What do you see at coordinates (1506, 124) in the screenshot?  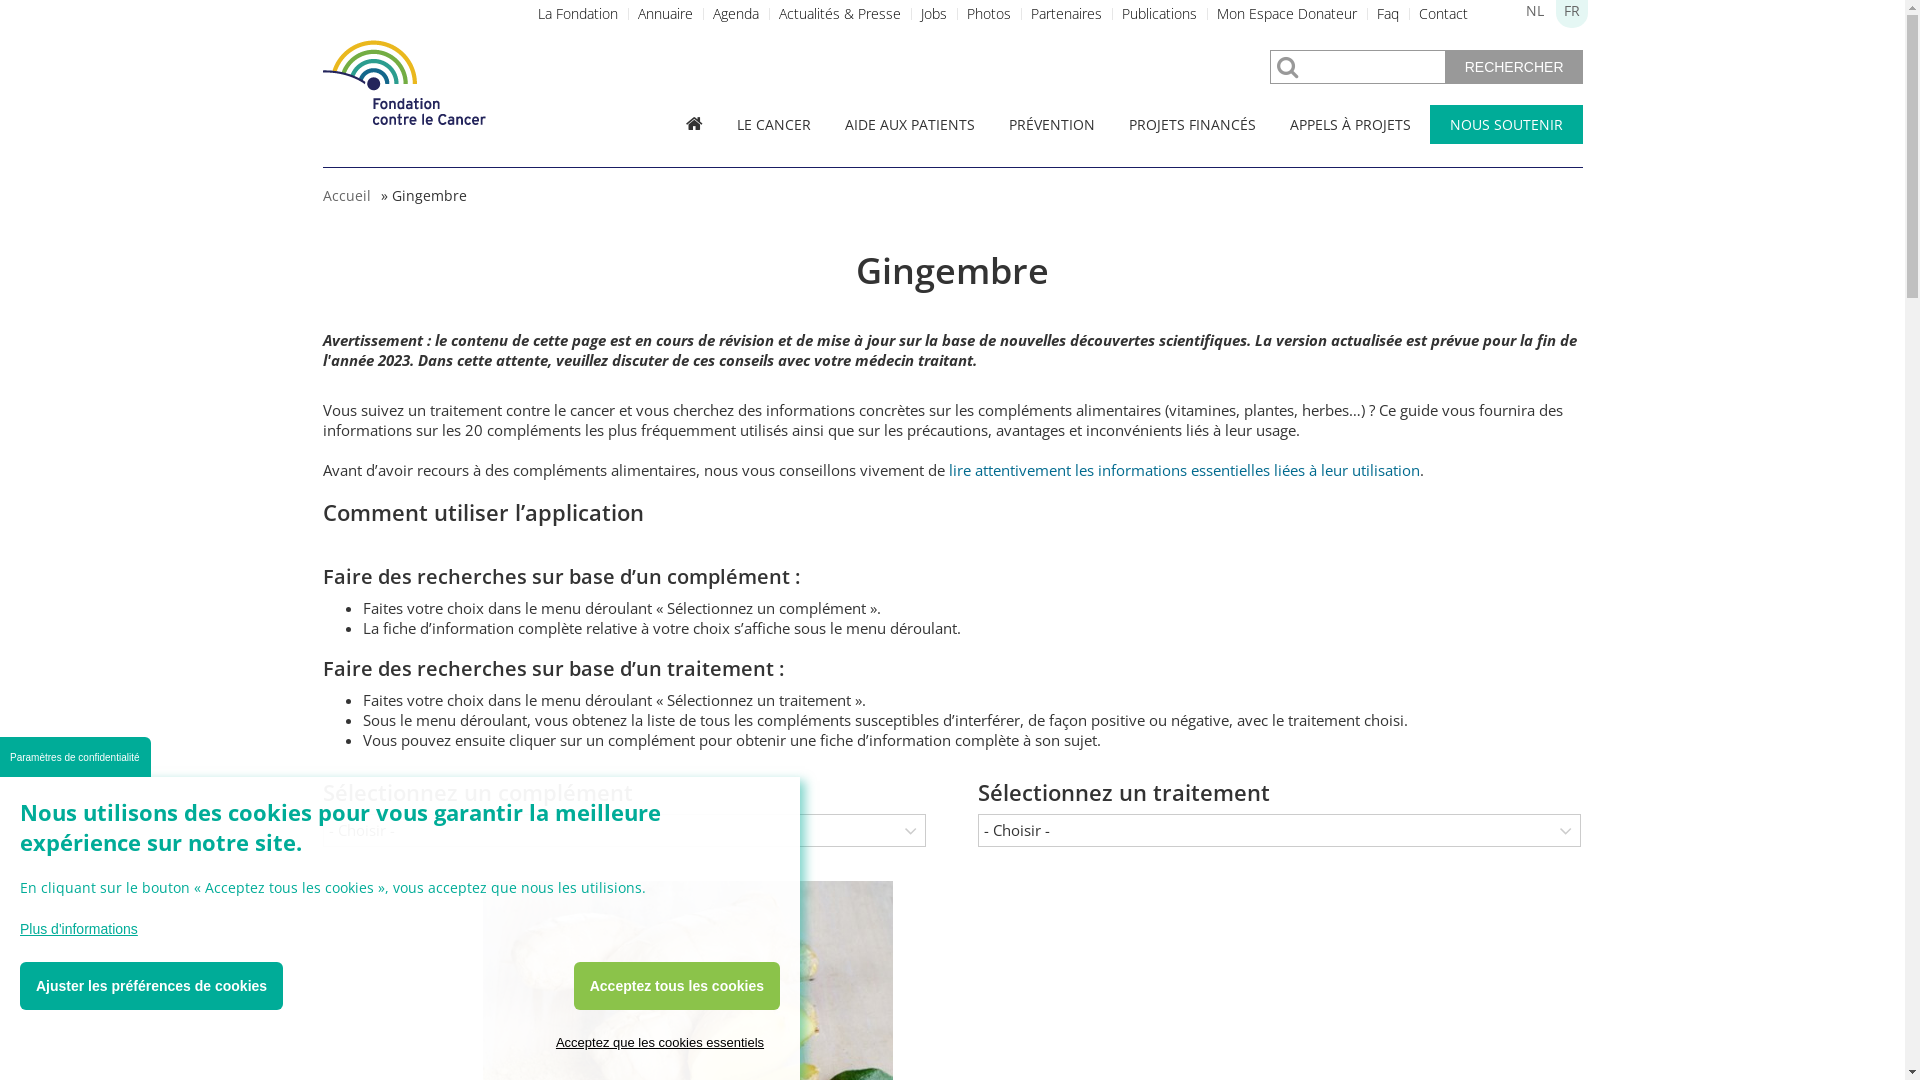 I see `'NOUS SOUTENIR'` at bounding box center [1506, 124].